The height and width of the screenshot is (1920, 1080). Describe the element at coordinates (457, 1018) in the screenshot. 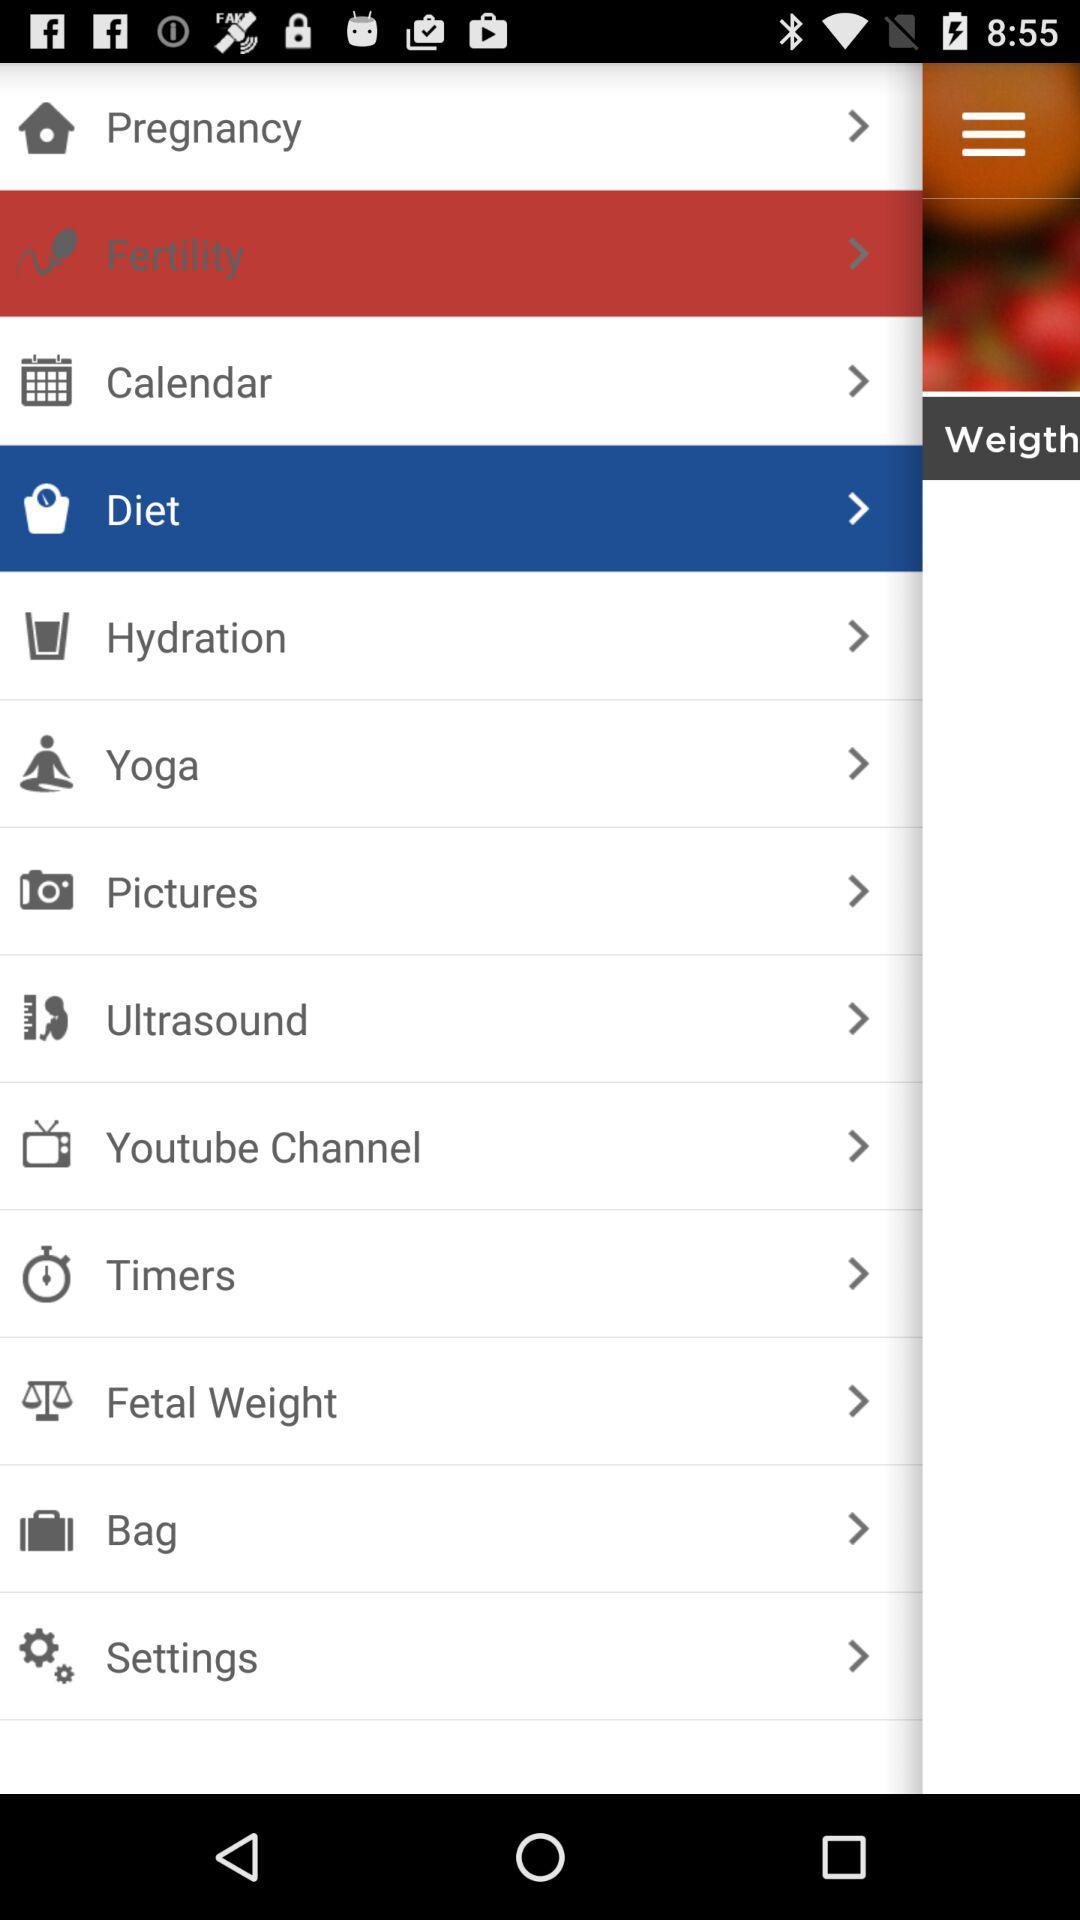

I see `checkbox above the youtube channel` at that location.